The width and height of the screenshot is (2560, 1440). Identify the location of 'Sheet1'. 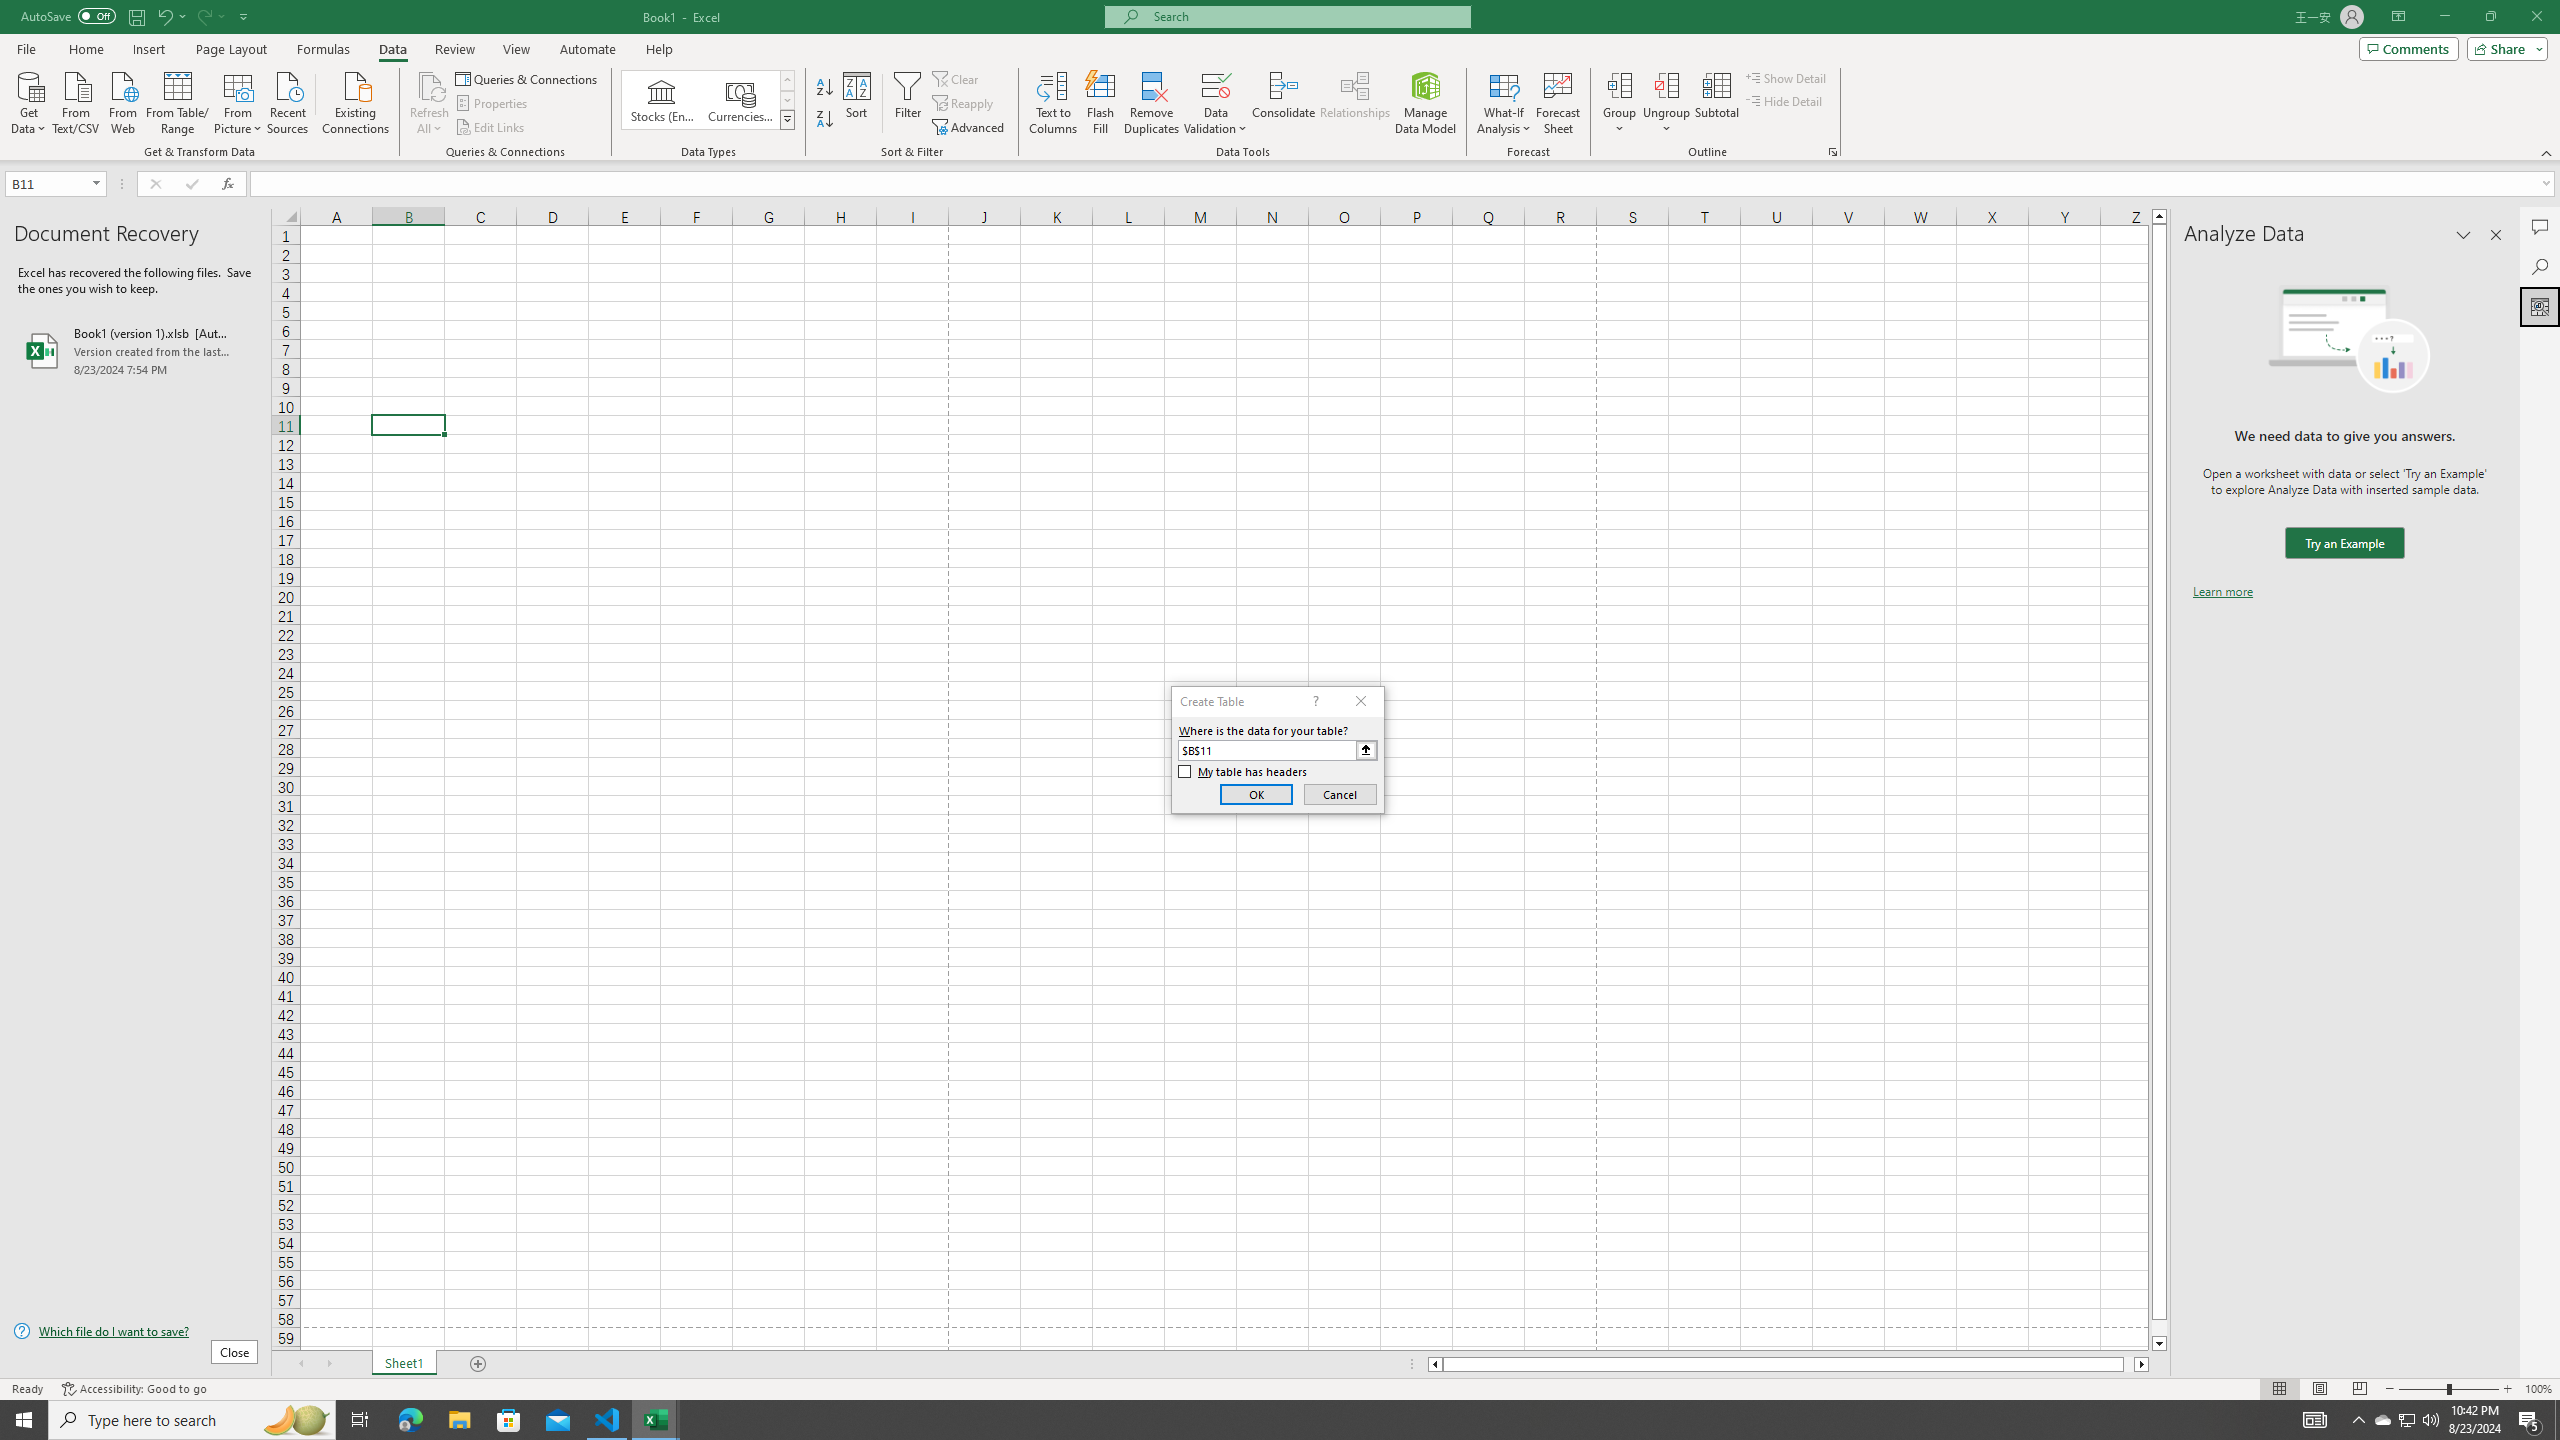
(403, 1363).